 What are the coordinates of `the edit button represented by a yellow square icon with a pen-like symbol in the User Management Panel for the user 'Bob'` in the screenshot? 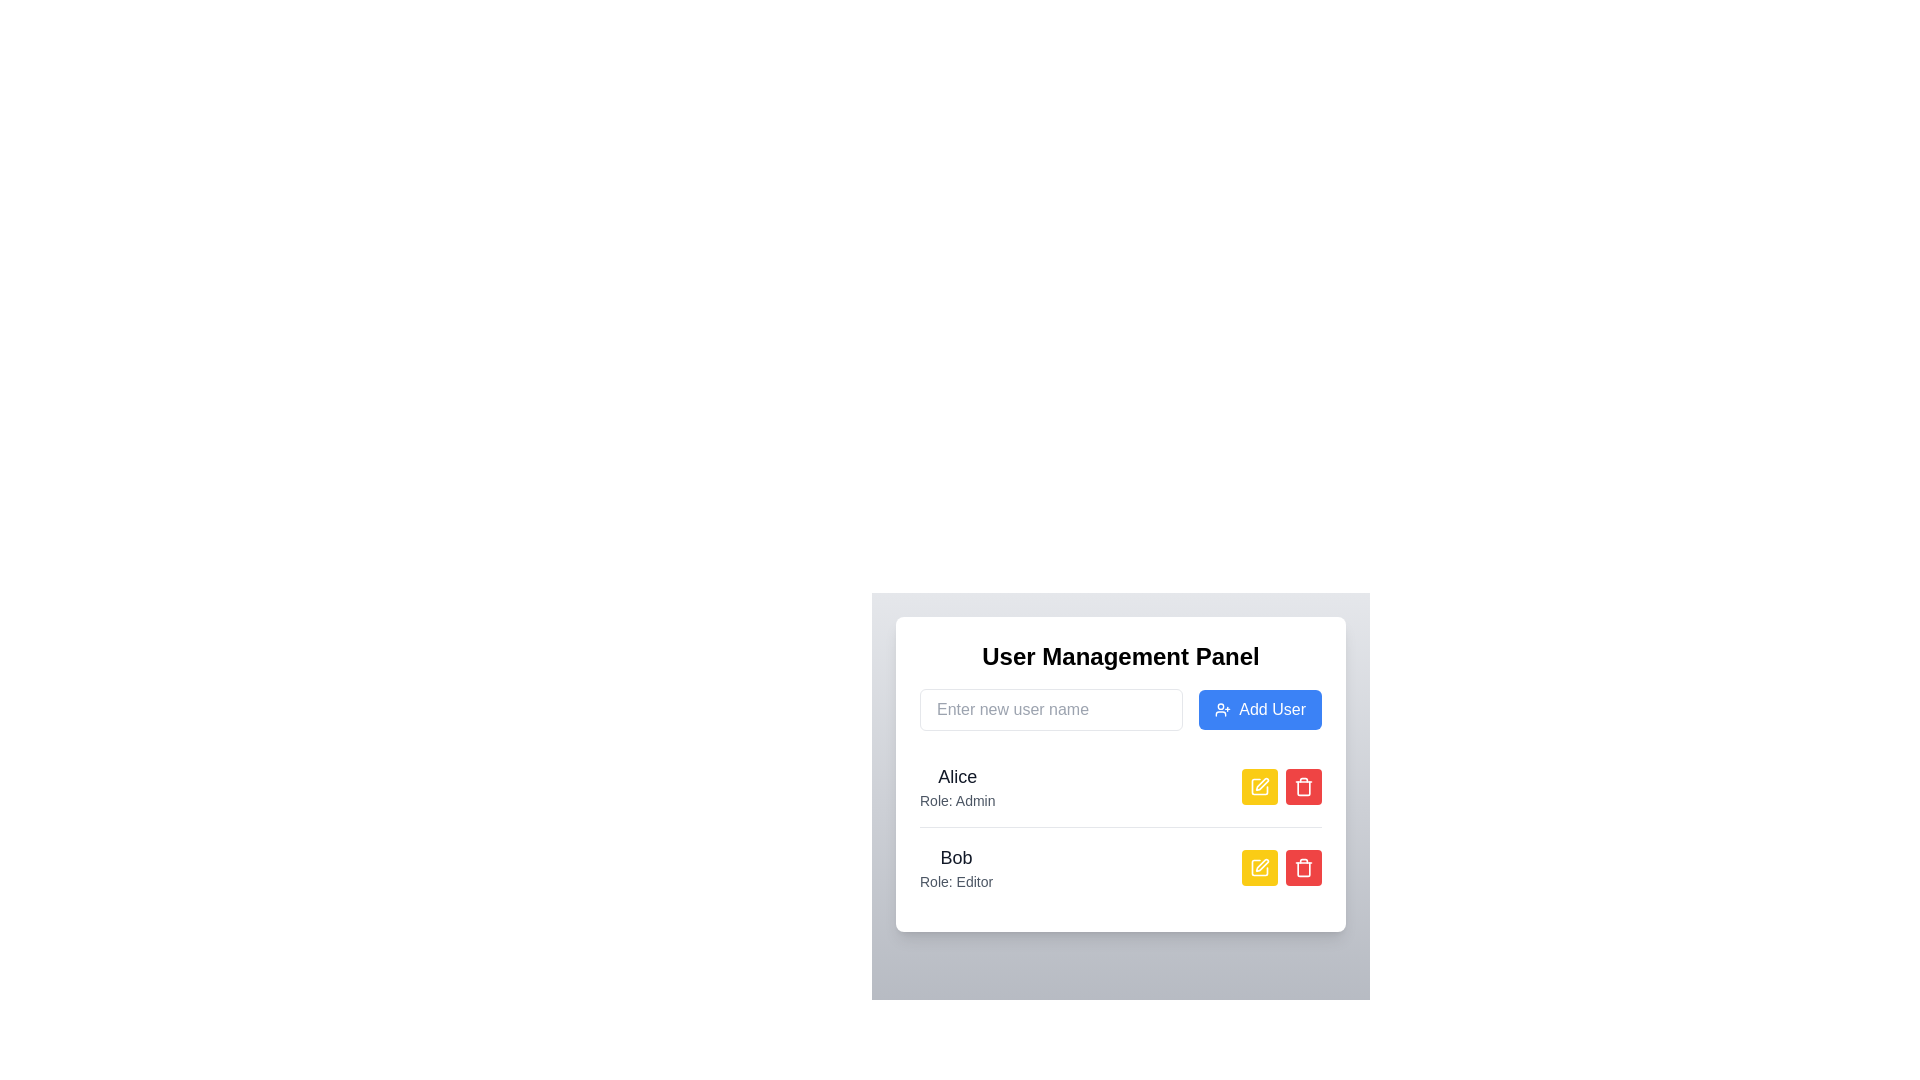 It's located at (1258, 866).